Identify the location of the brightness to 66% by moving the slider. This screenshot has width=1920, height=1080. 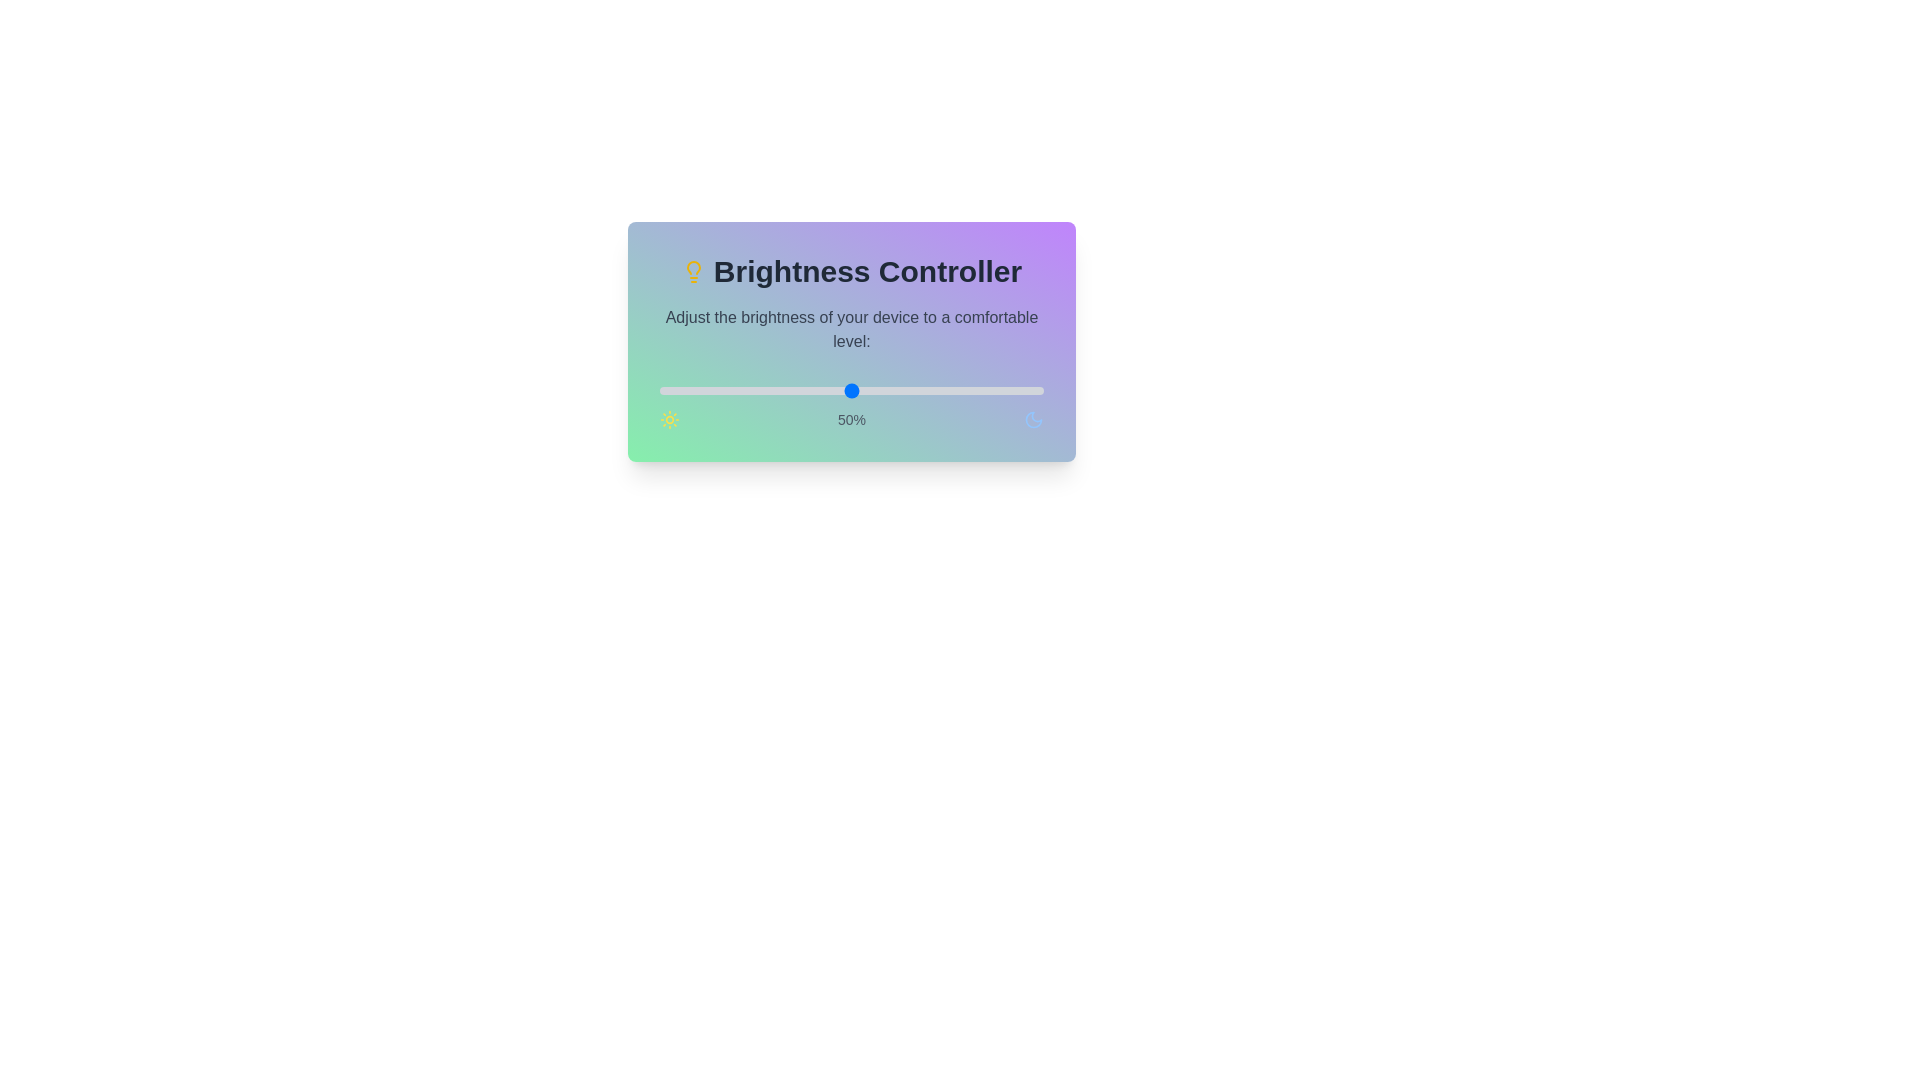
(912, 390).